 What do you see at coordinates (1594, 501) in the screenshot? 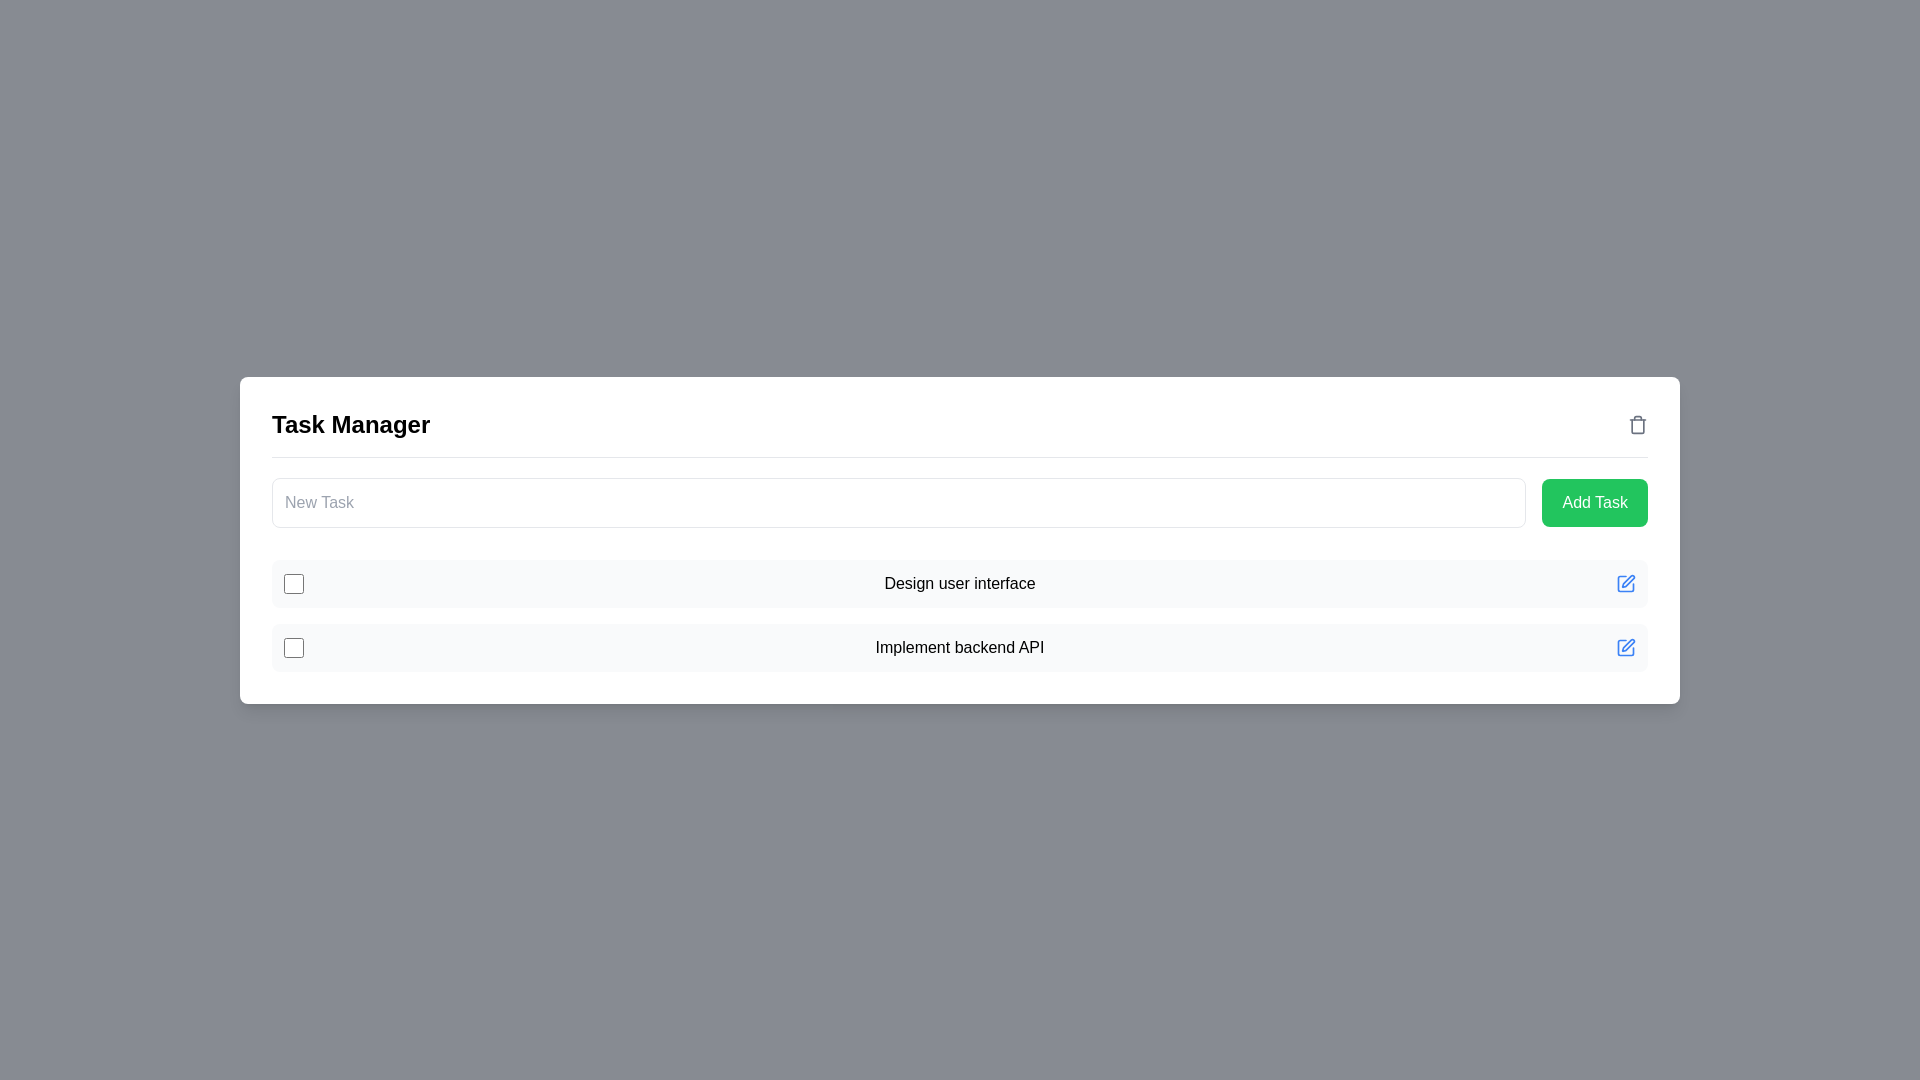
I see `the green 'Add Task' button located on the right-hand side of the task list interface` at bounding box center [1594, 501].